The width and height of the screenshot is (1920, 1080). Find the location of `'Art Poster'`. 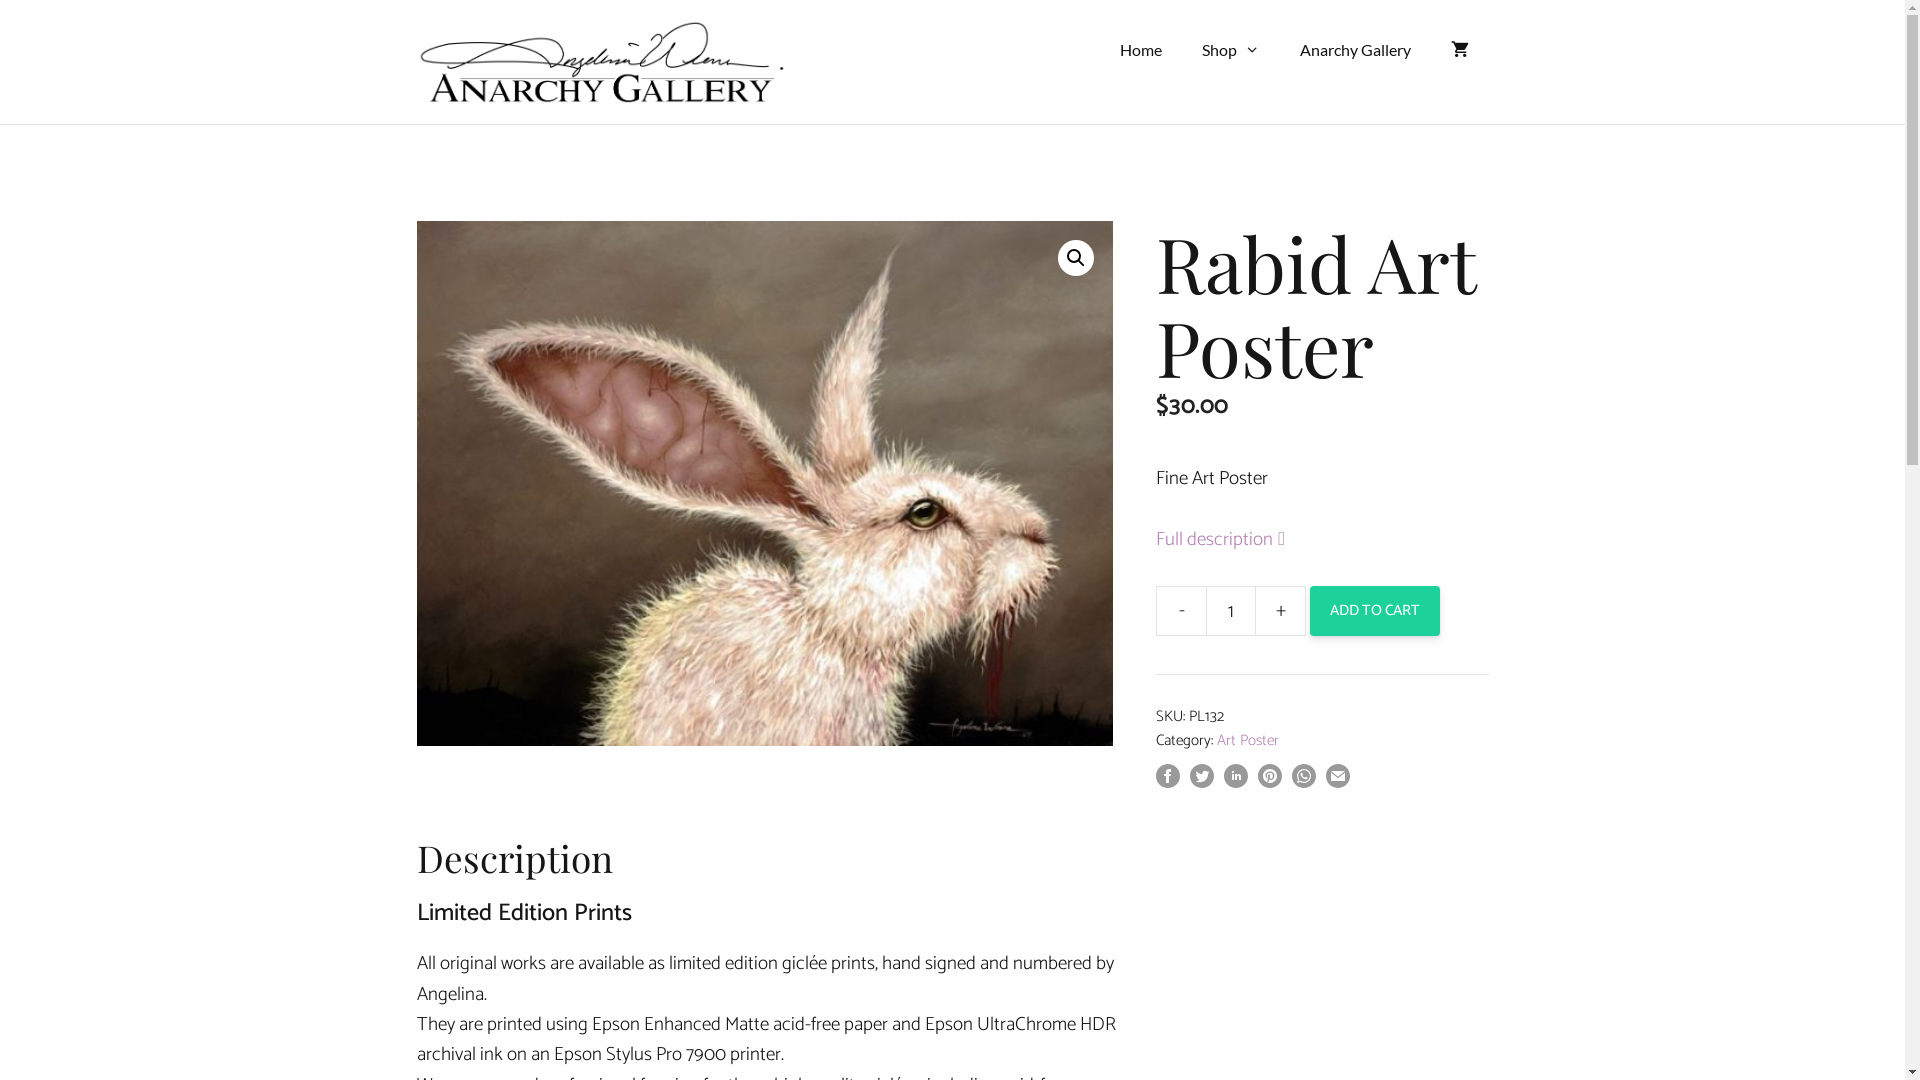

'Art Poster' is located at coordinates (1247, 740).